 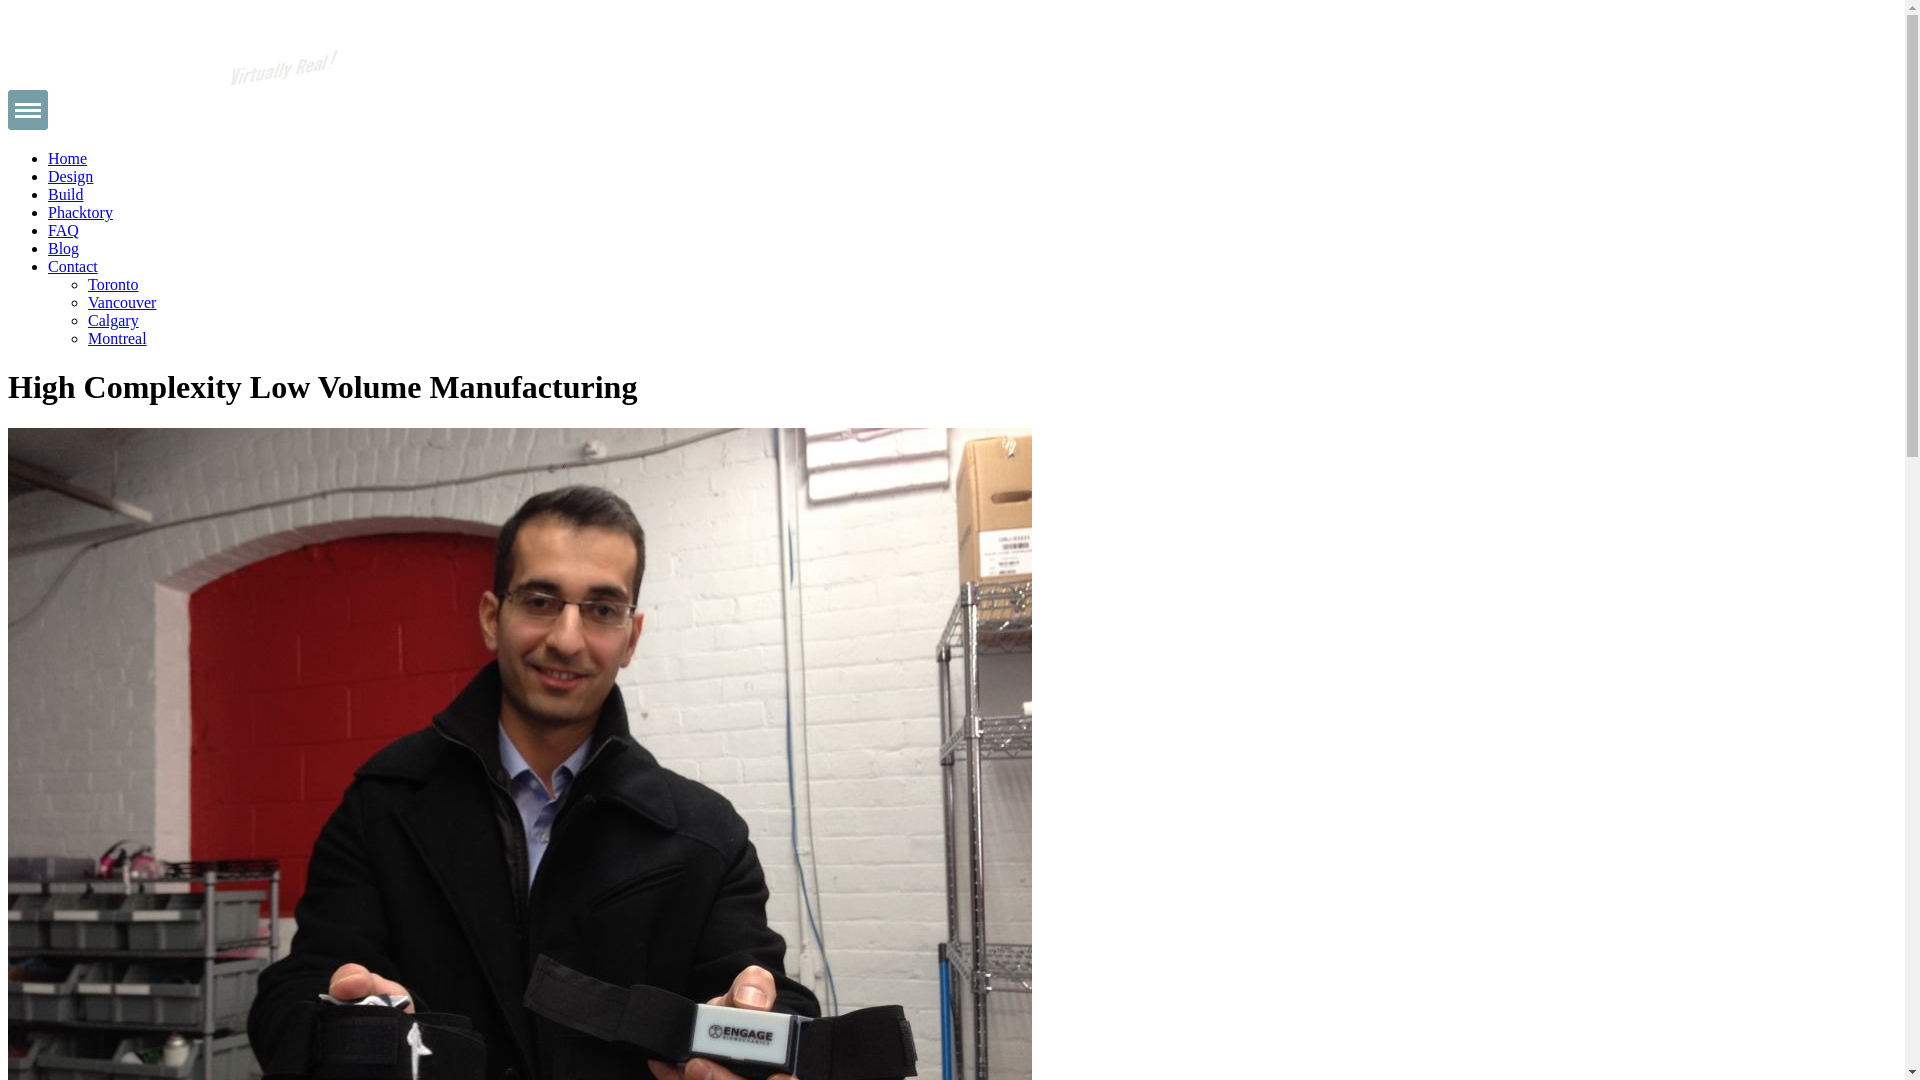 What do you see at coordinates (86, 319) in the screenshot?
I see `'Calgary'` at bounding box center [86, 319].